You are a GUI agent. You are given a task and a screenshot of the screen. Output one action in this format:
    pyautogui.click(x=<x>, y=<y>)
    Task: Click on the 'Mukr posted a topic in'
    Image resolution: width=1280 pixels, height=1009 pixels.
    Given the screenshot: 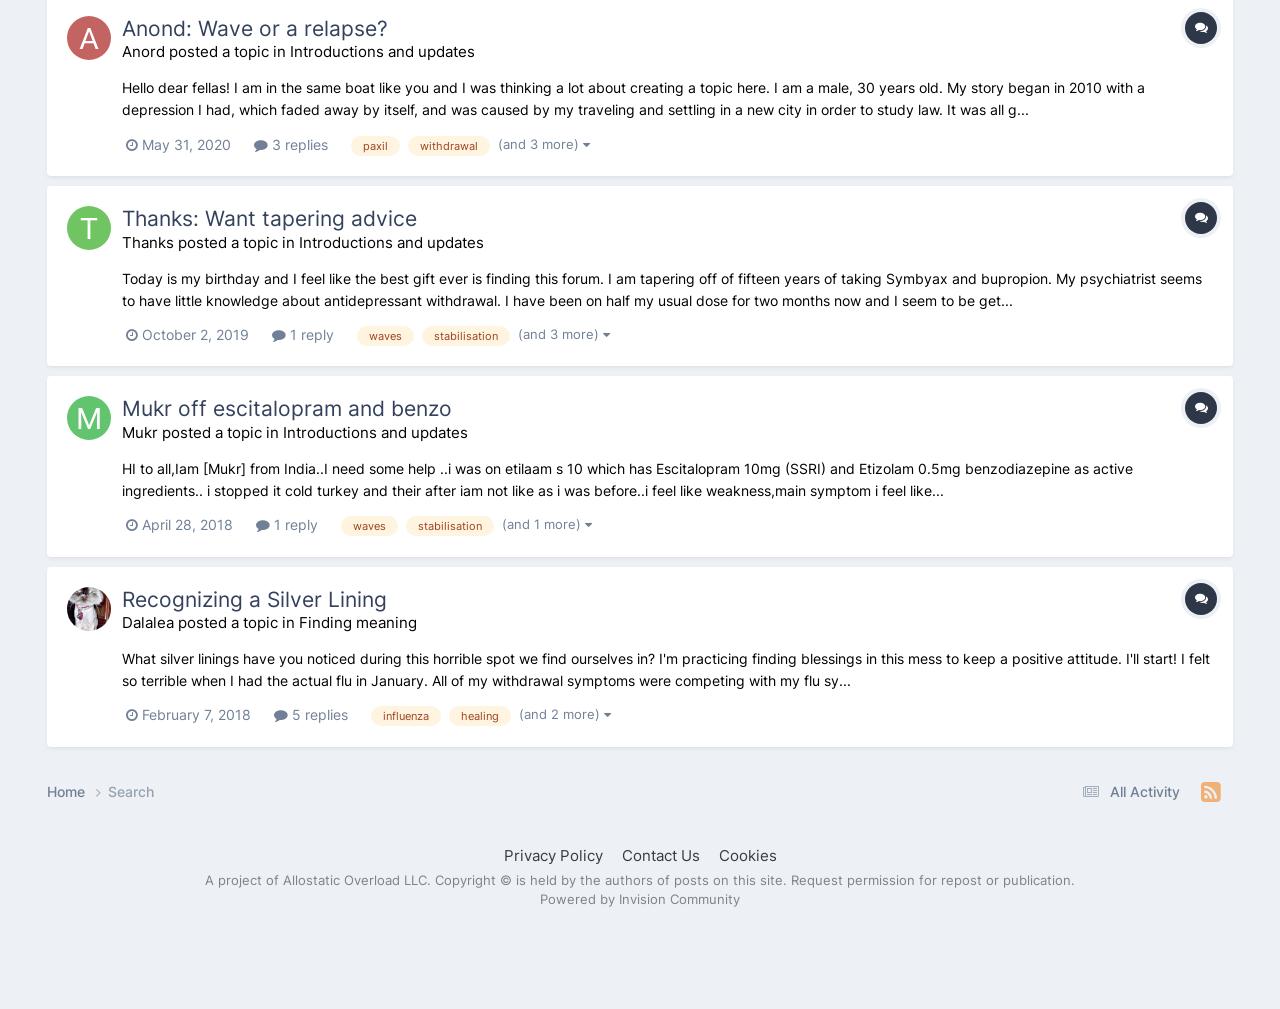 What is the action you would take?
    pyautogui.click(x=120, y=430)
    